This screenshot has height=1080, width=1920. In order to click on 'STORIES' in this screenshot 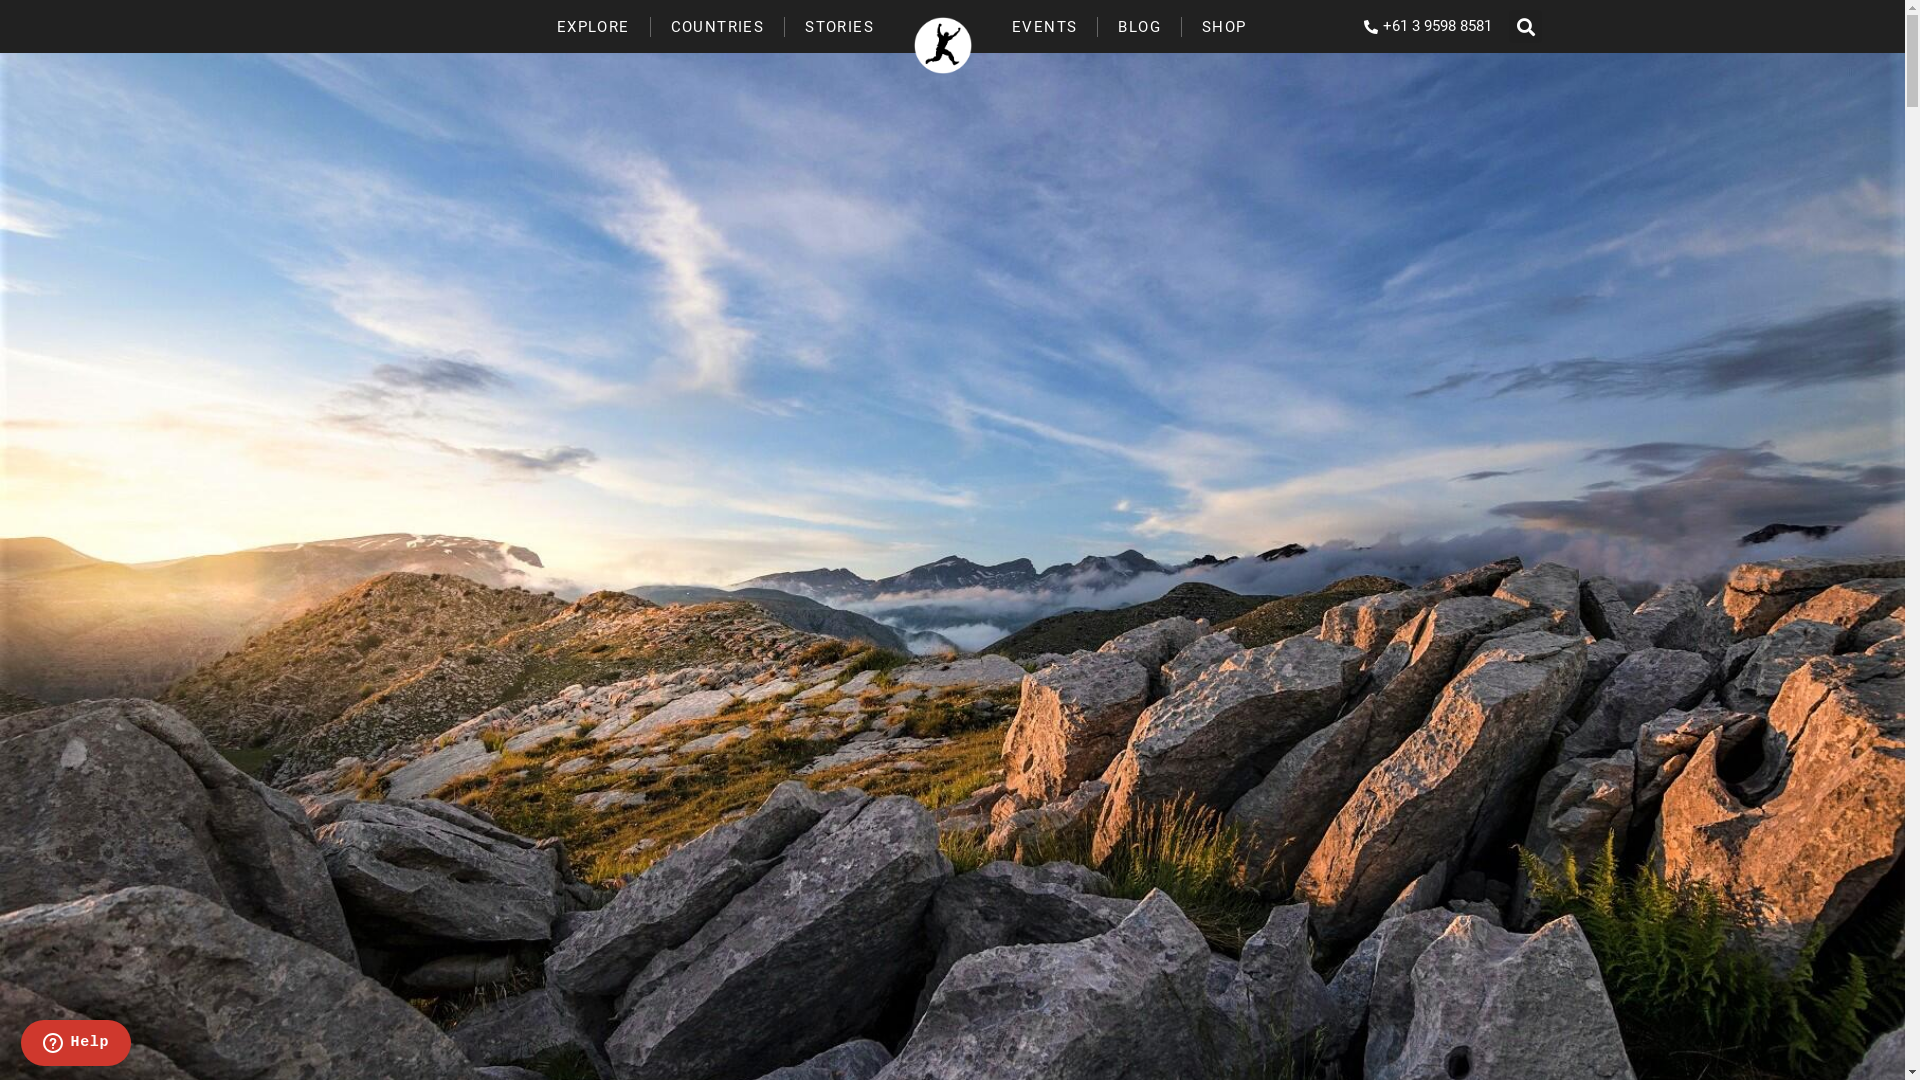, I will do `click(839, 26)`.